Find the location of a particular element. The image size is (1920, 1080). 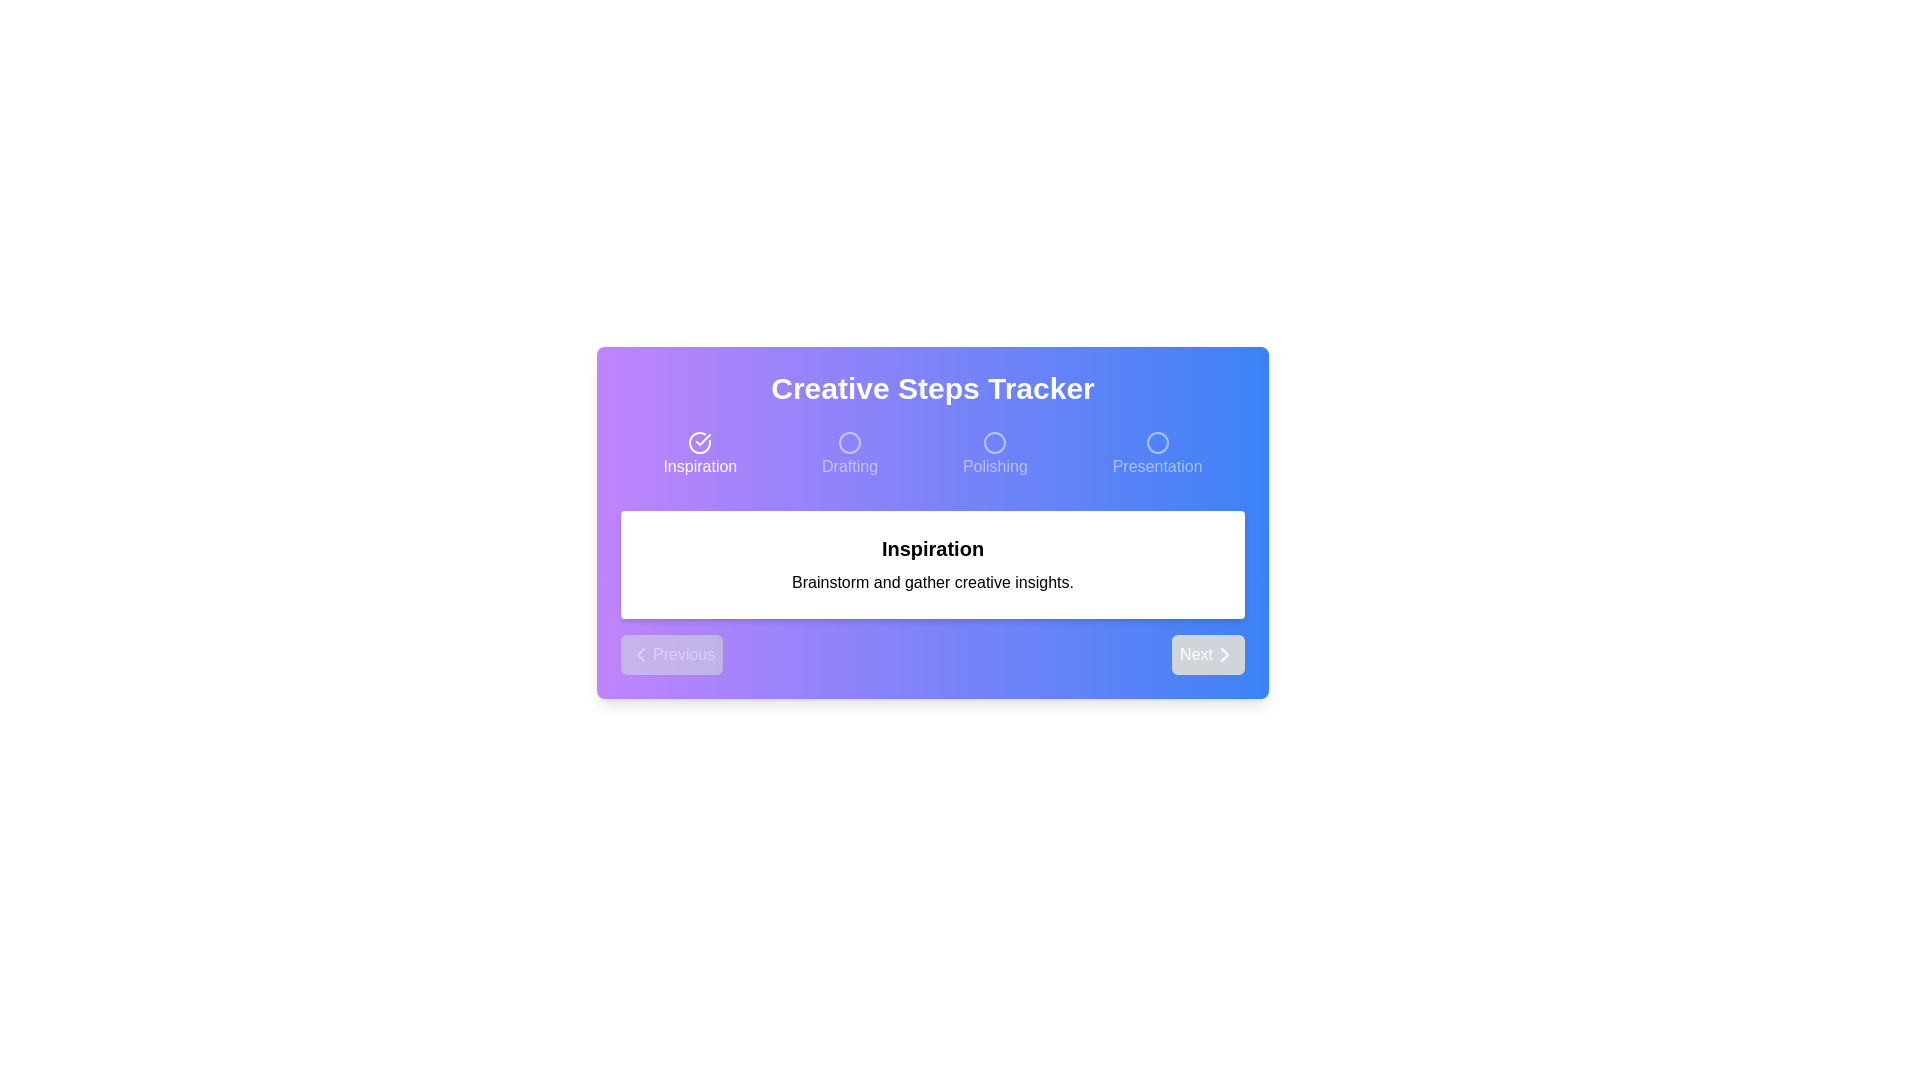

the step circle corresponding to Presentation to view its details is located at coordinates (1157, 455).